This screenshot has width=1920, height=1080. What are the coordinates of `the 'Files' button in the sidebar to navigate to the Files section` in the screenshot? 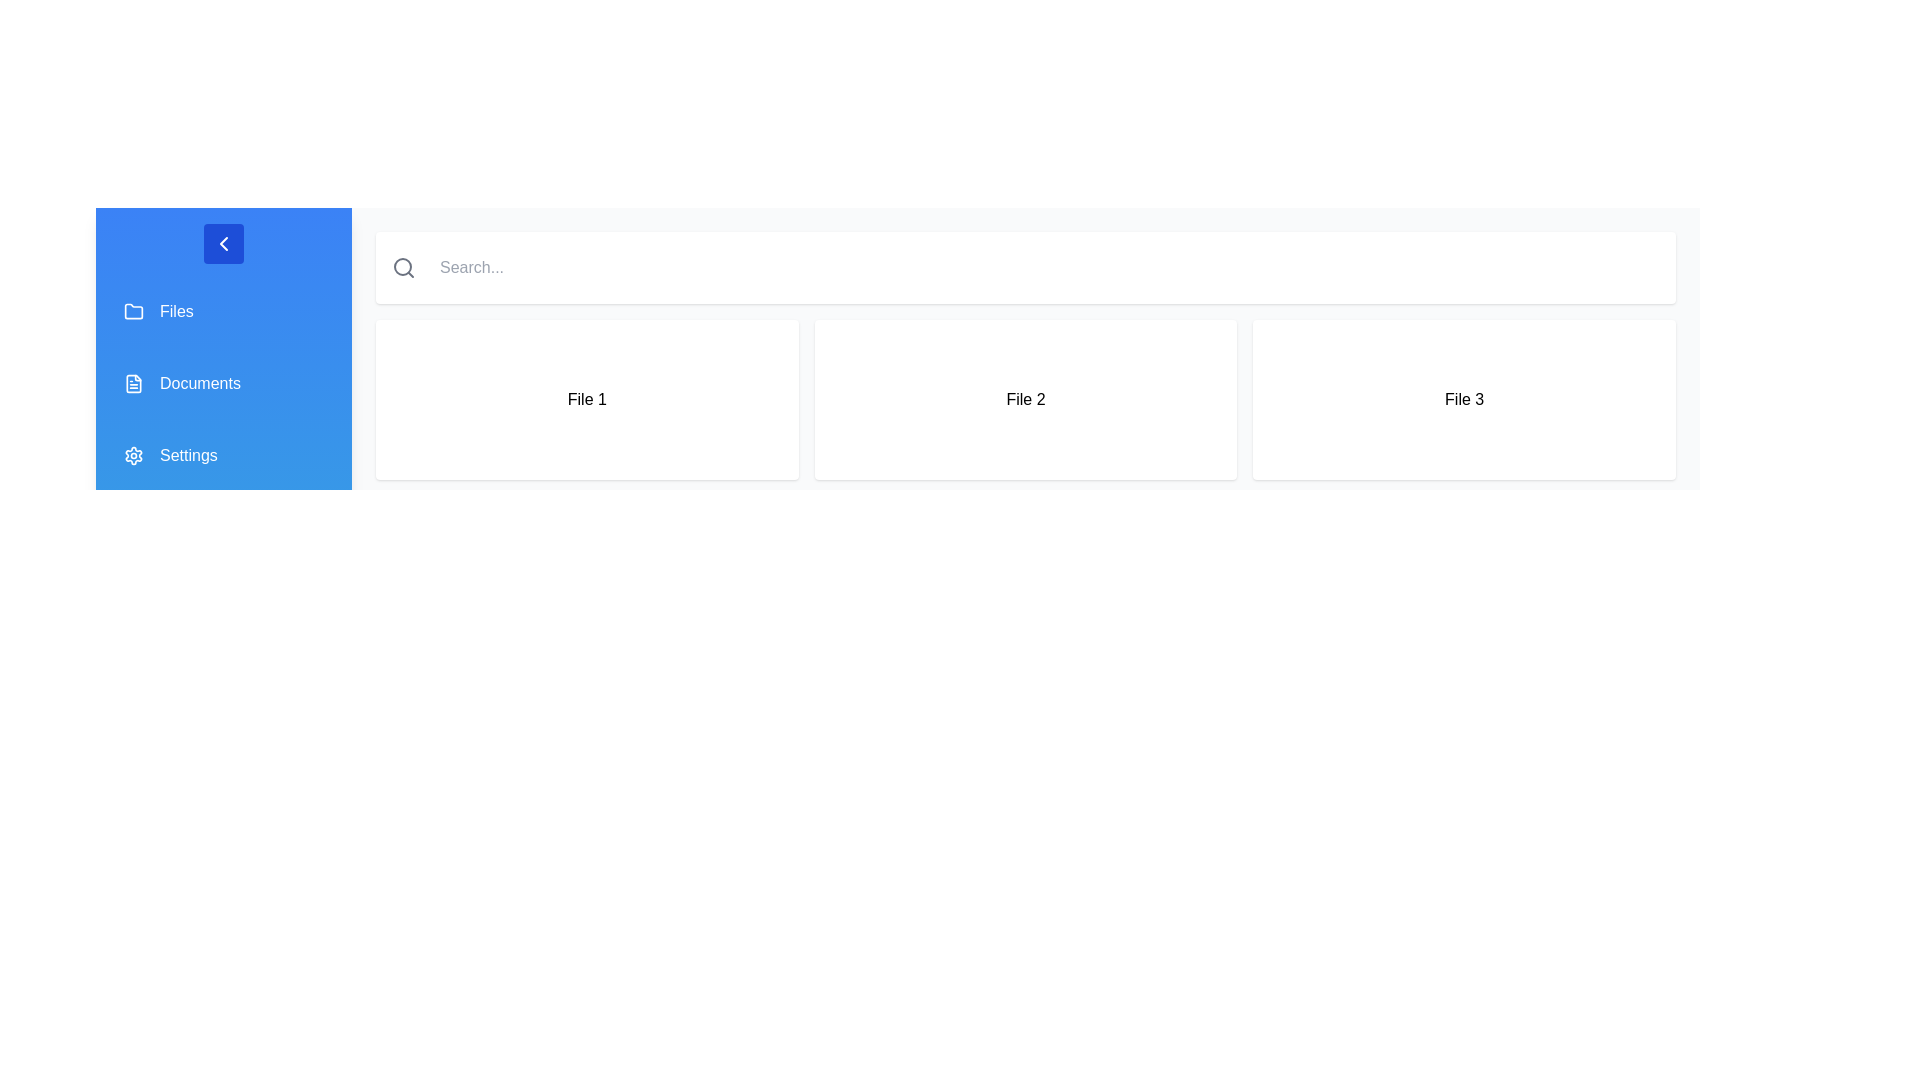 It's located at (224, 312).